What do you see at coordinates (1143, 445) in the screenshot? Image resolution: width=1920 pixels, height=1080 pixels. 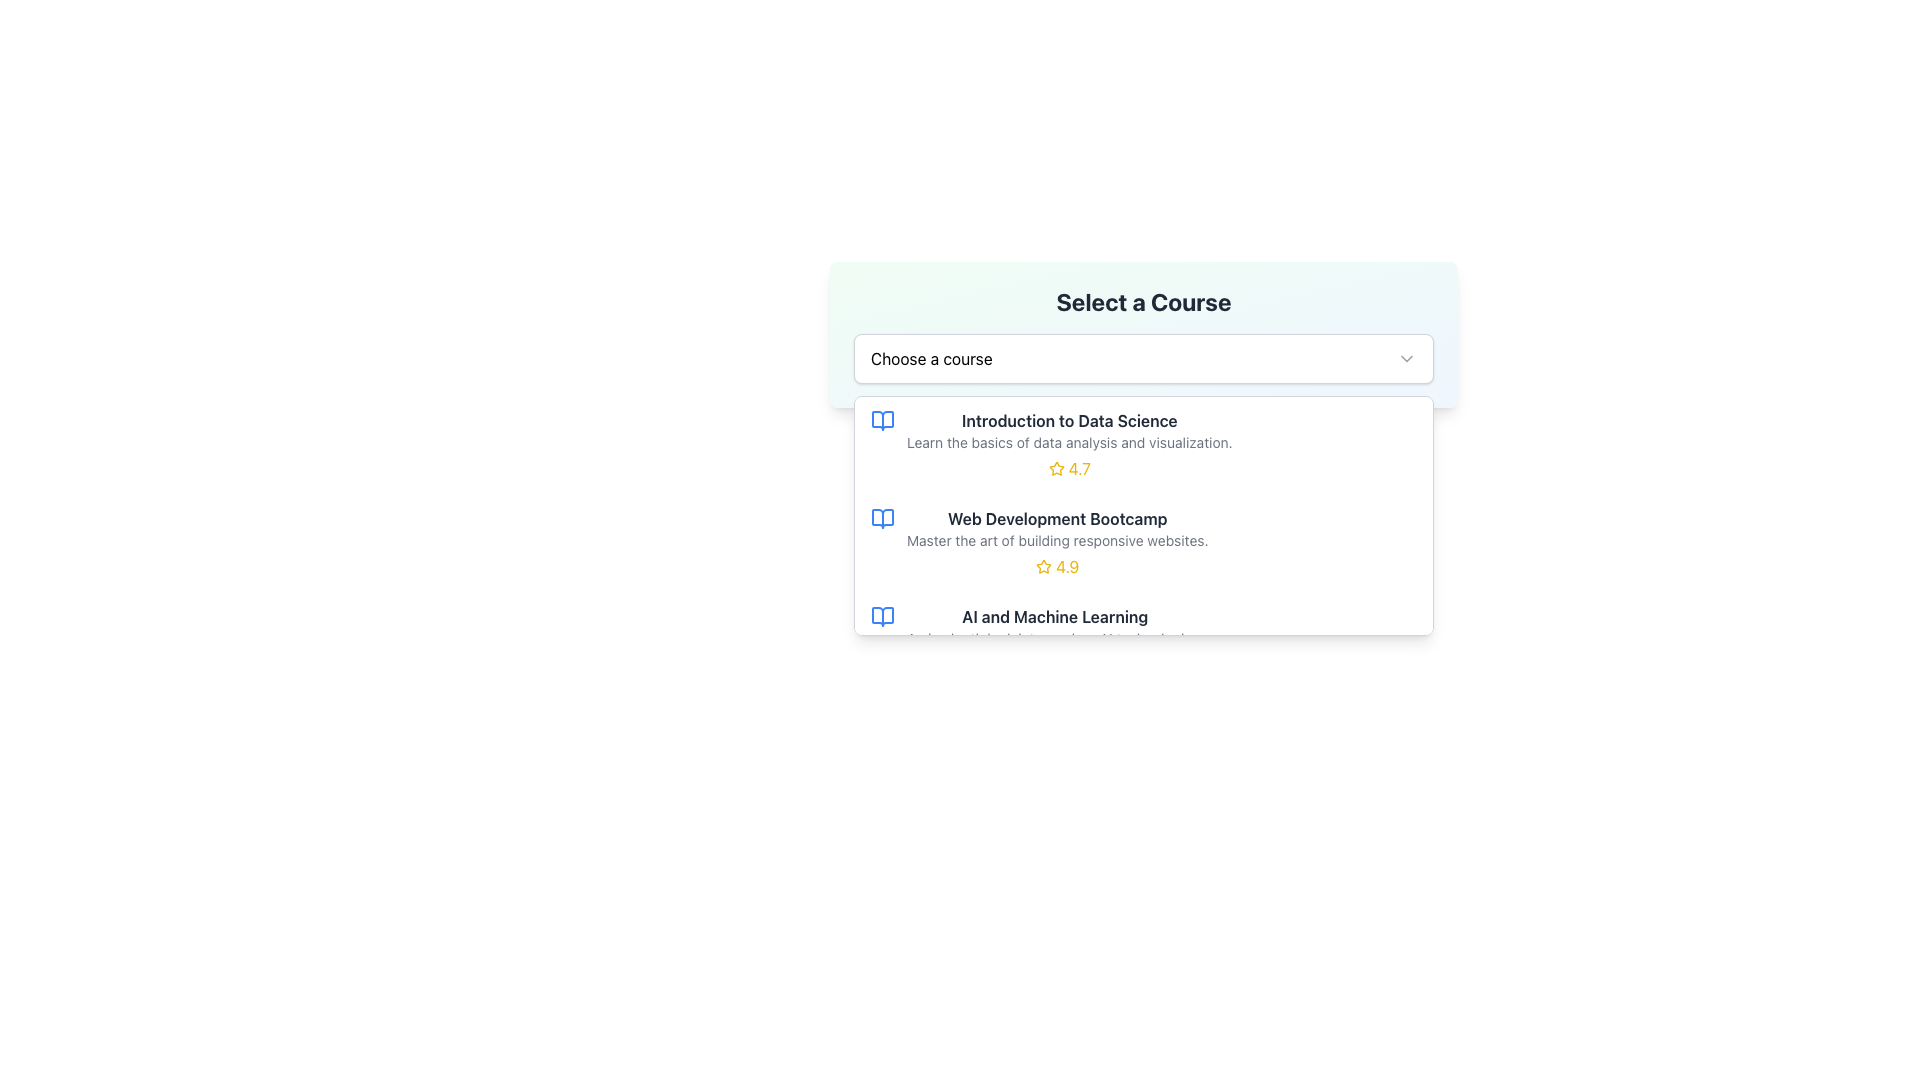 I see `the button-like selectable list item titled 'Introduction to Data Science'` at bounding box center [1143, 445].